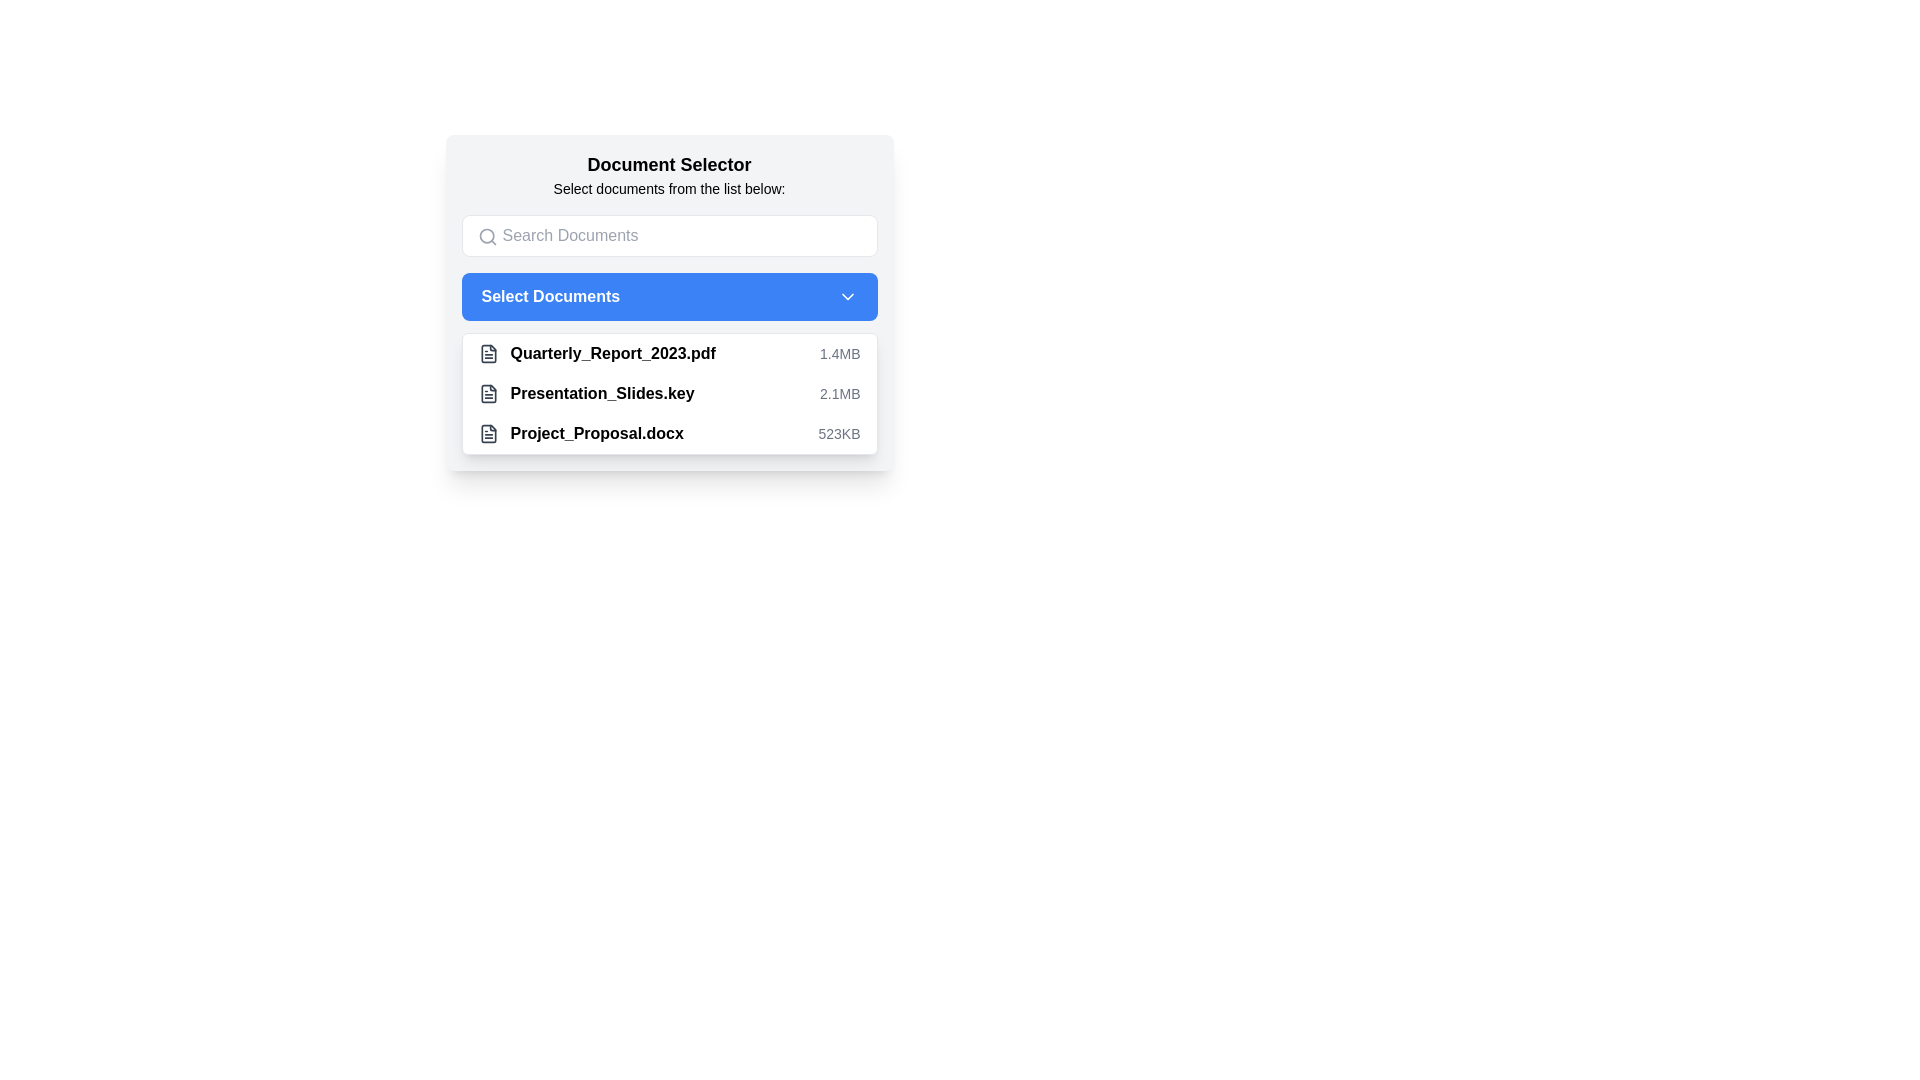 The width and height of the screenshot is (1920, 1080). I want to click on the text element displaying the name of the file available for selection, which is located as the second item in the document selection interface, below 'Quarterly_Report_2023.pdf' and above 'Project_Proposal.docx', so click(585, 393).